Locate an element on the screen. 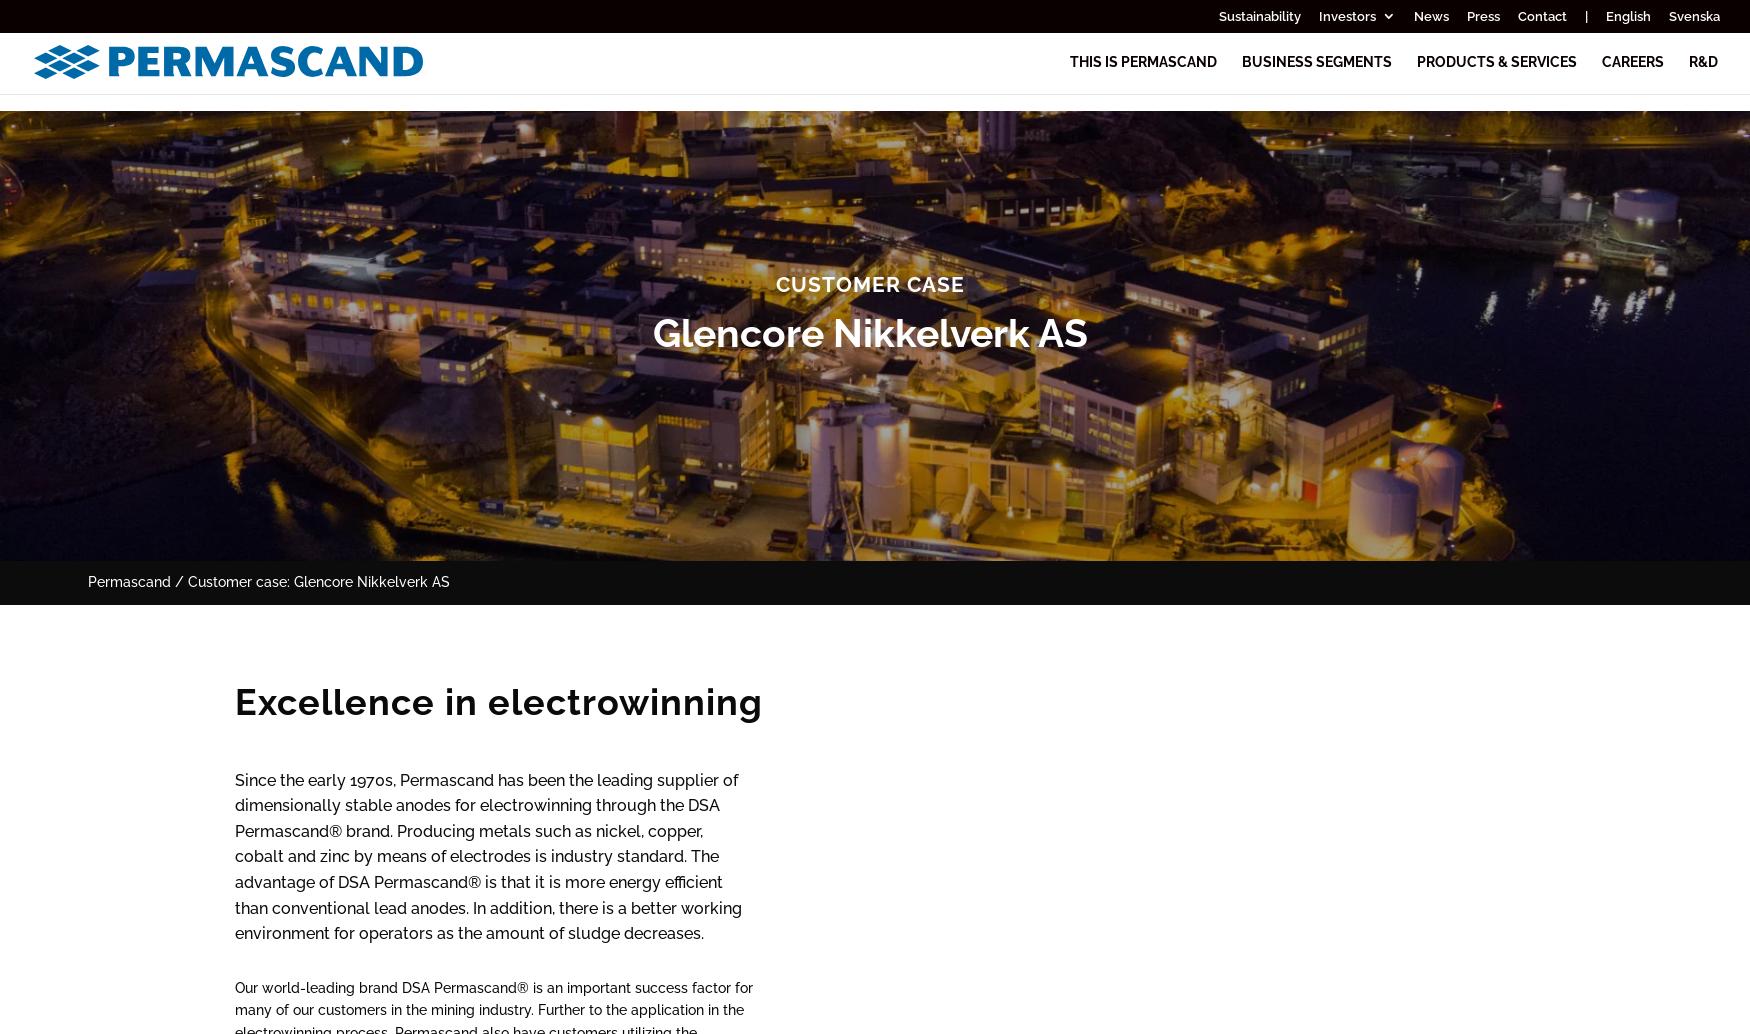 This screenshot has height=1034, width=1750. 'Customer case' is located at coordinates (869, 283).